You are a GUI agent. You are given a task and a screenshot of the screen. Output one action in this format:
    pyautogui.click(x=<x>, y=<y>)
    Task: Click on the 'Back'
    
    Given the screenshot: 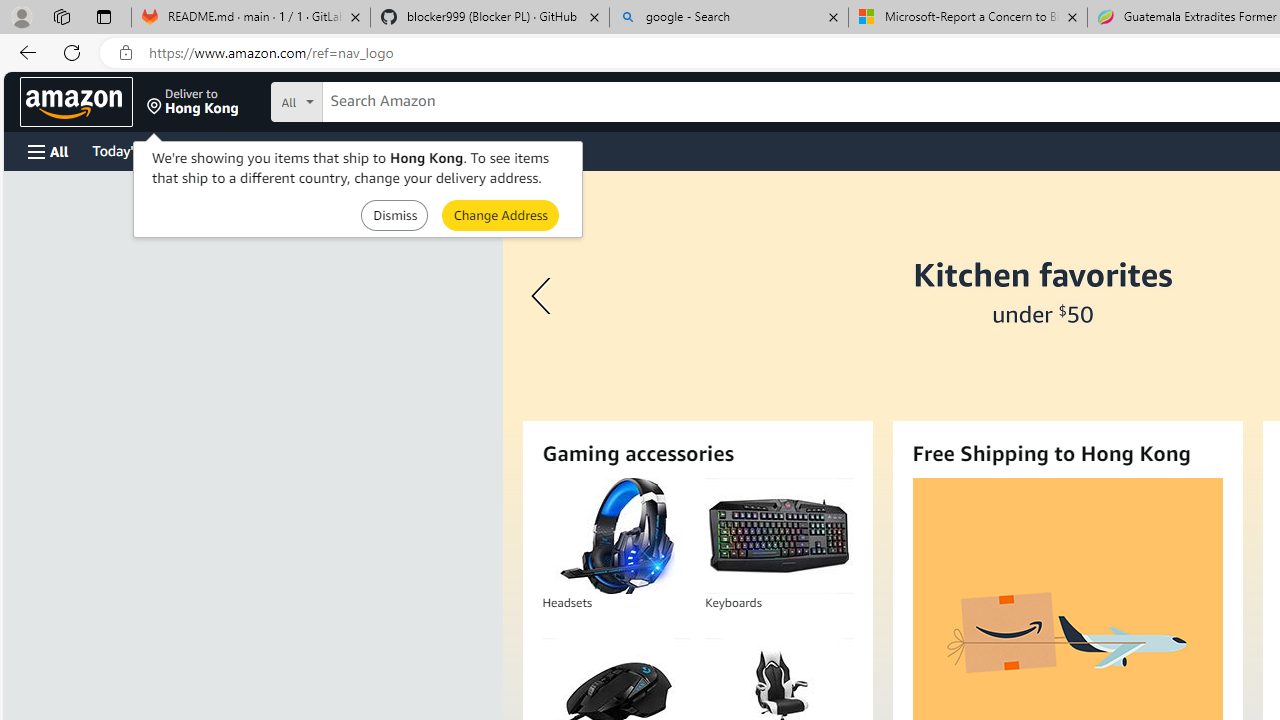 What is the action you would take?
    pyautogui.click(x=24, y=51)
    